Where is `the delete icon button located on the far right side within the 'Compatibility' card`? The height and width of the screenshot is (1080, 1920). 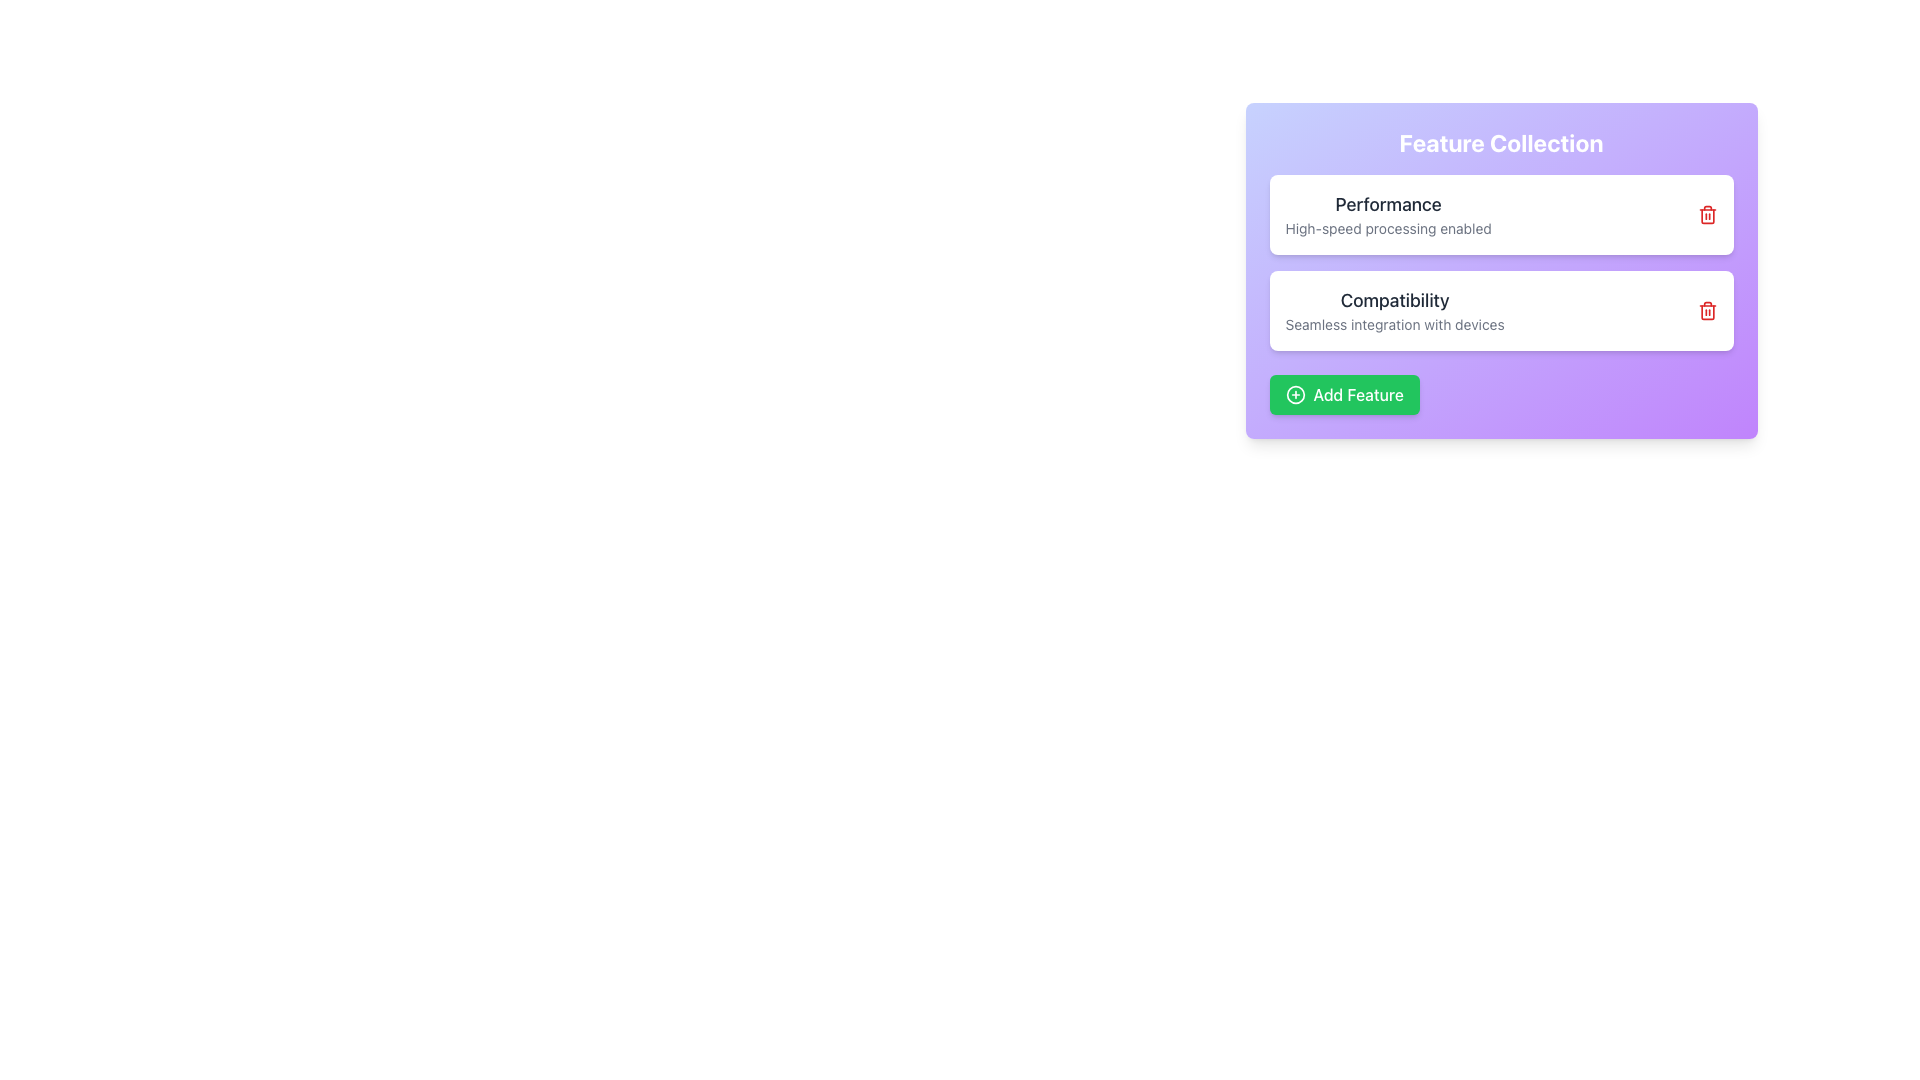 the delete icon button located on the far right side within the 'Compatibility' card is located at coordinates (1706, 311).